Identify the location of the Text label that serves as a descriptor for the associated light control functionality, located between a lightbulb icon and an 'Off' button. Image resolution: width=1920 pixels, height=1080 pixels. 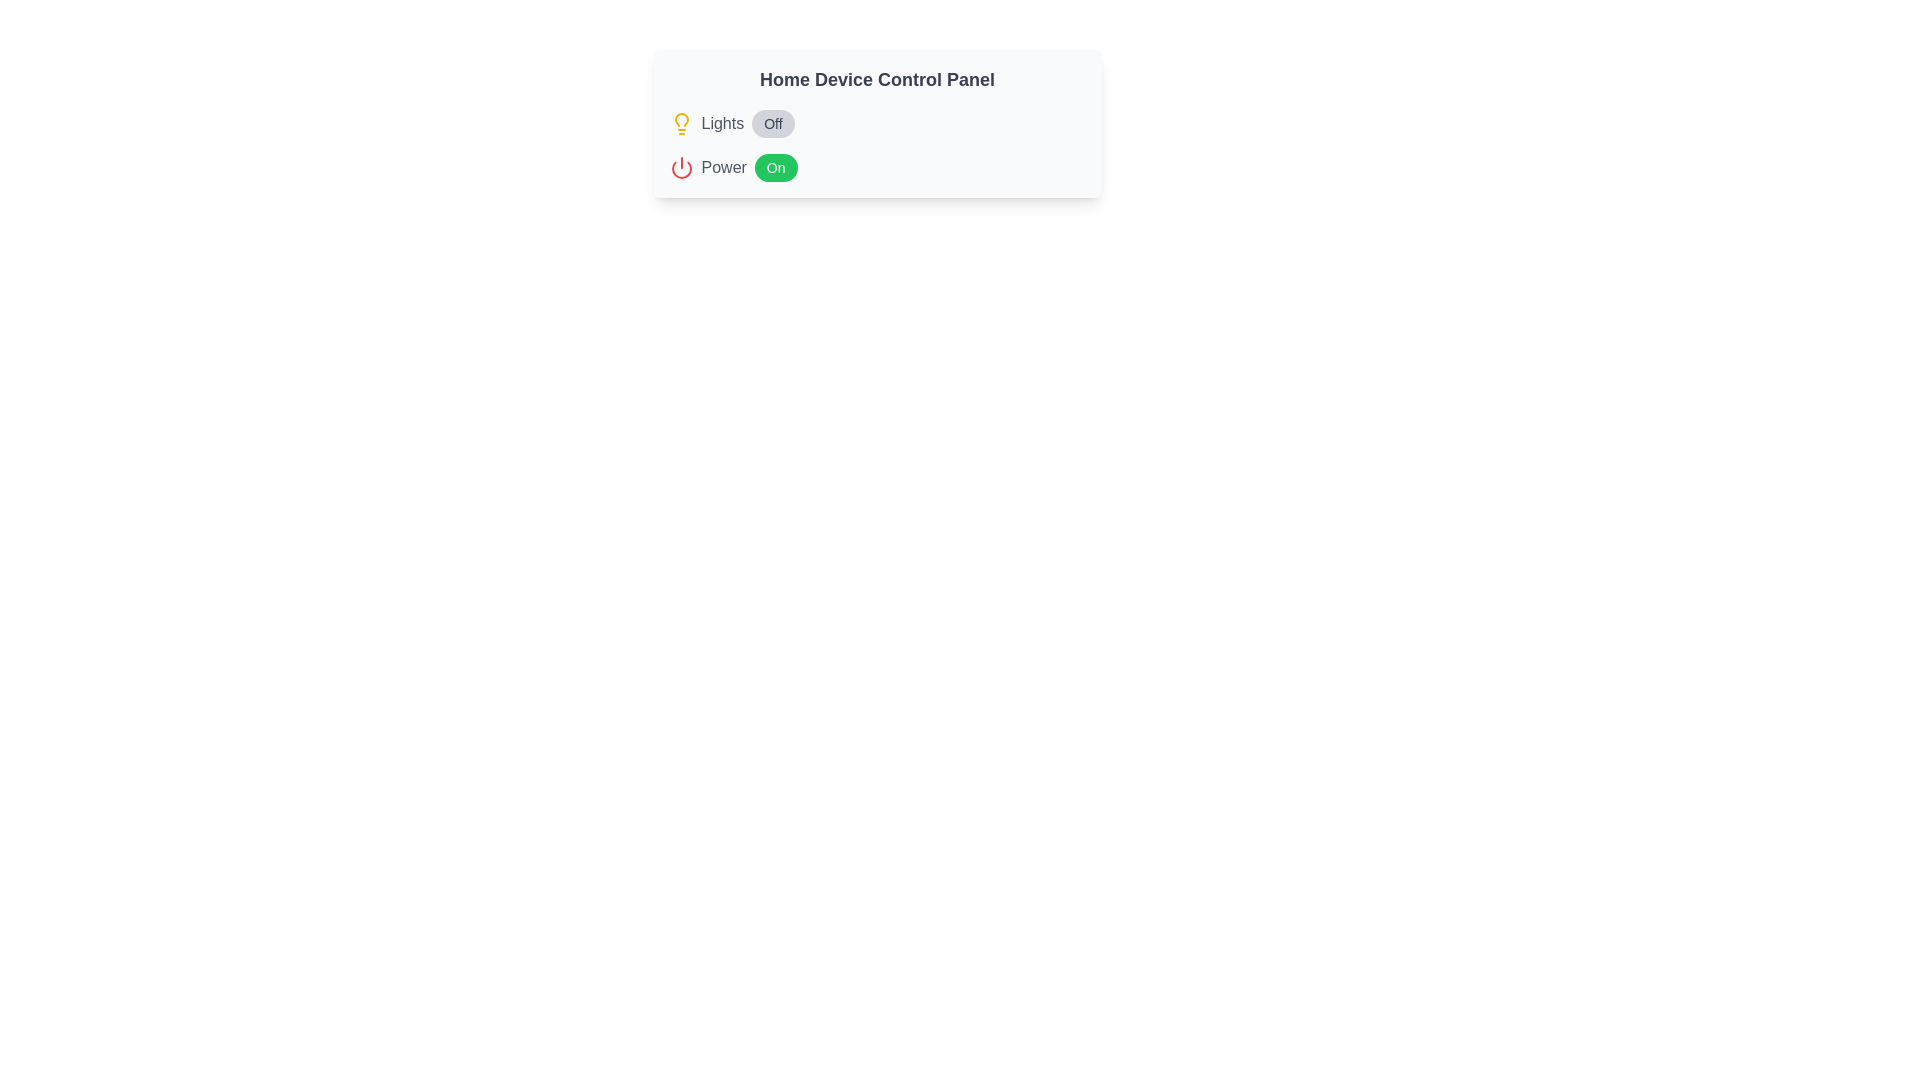
(721, 123).